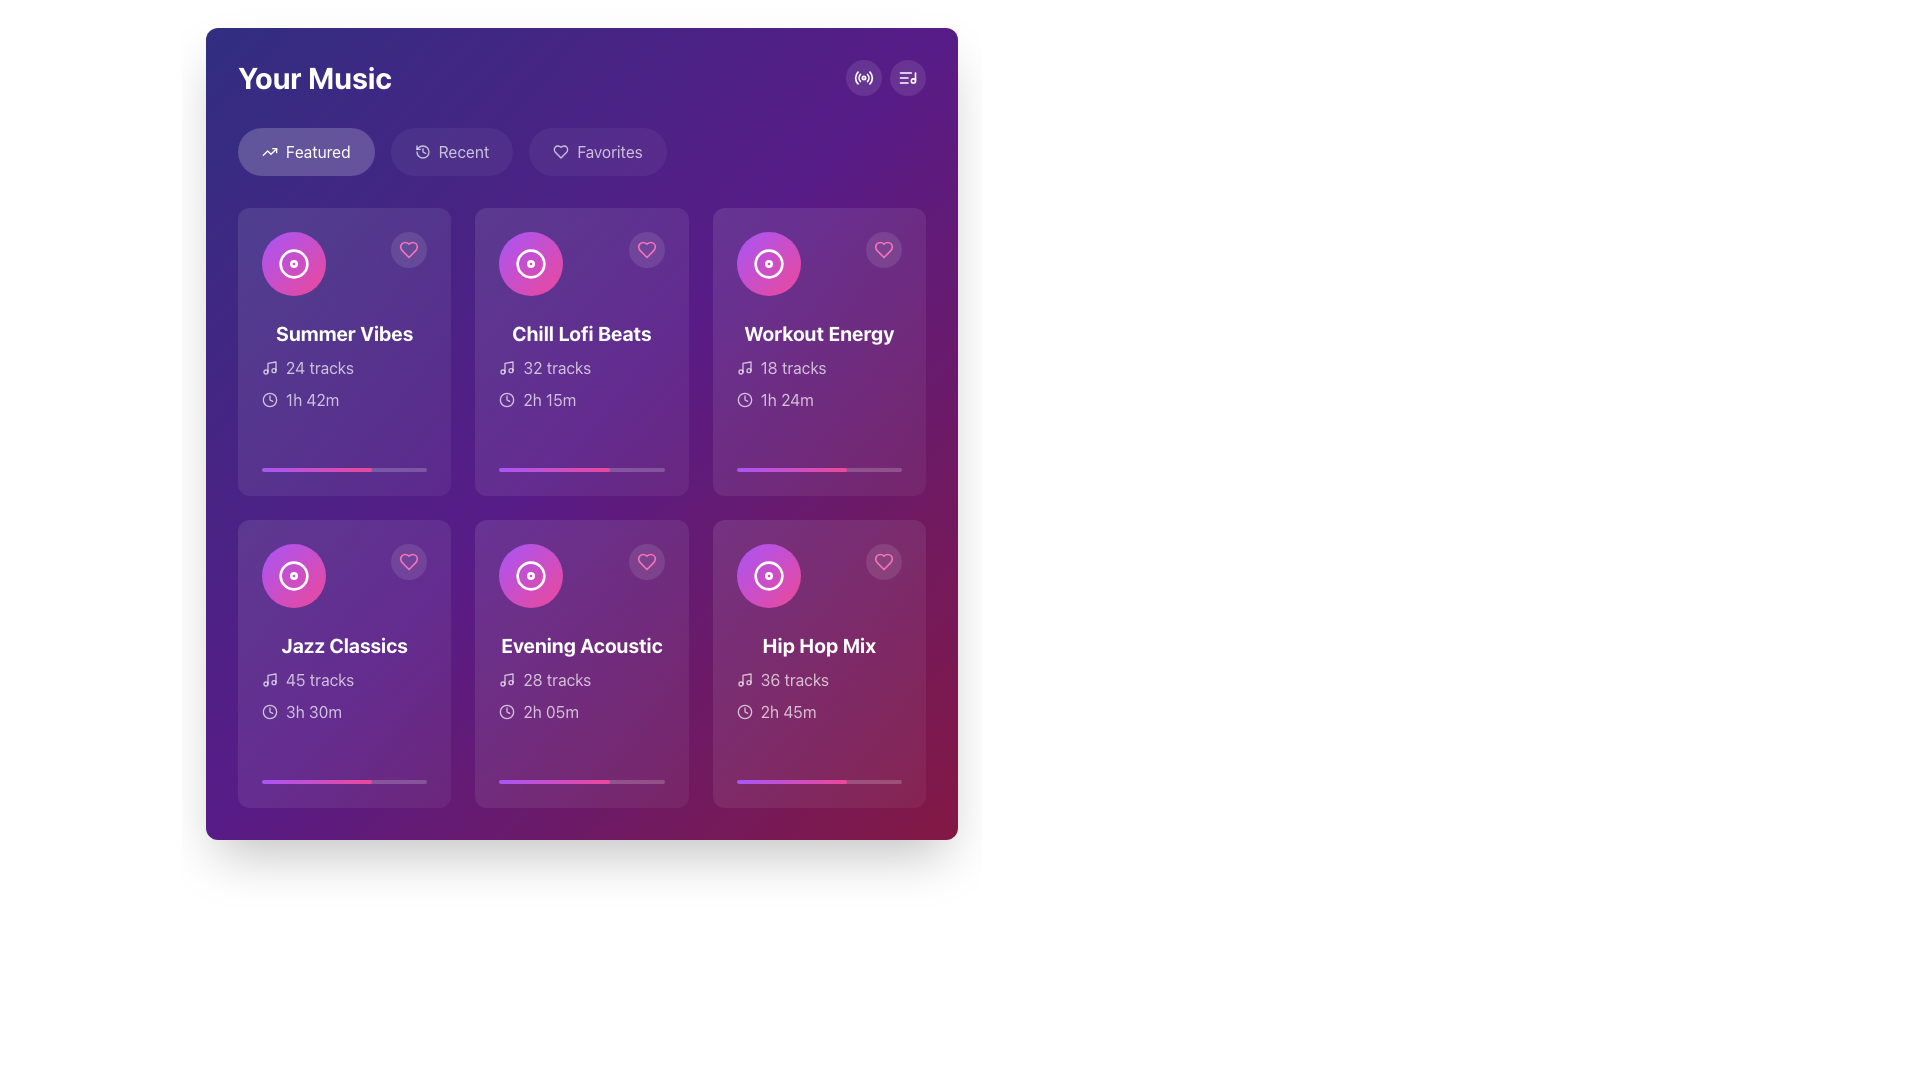 The width and height of the screenshot is (1920, 1080). What do you see at coordinates (646, 249) in the screenshot?
I see `the heart icon located at the top-right corner of the 'Chill Lofi Beats' card` at bounding box center [646, 249].